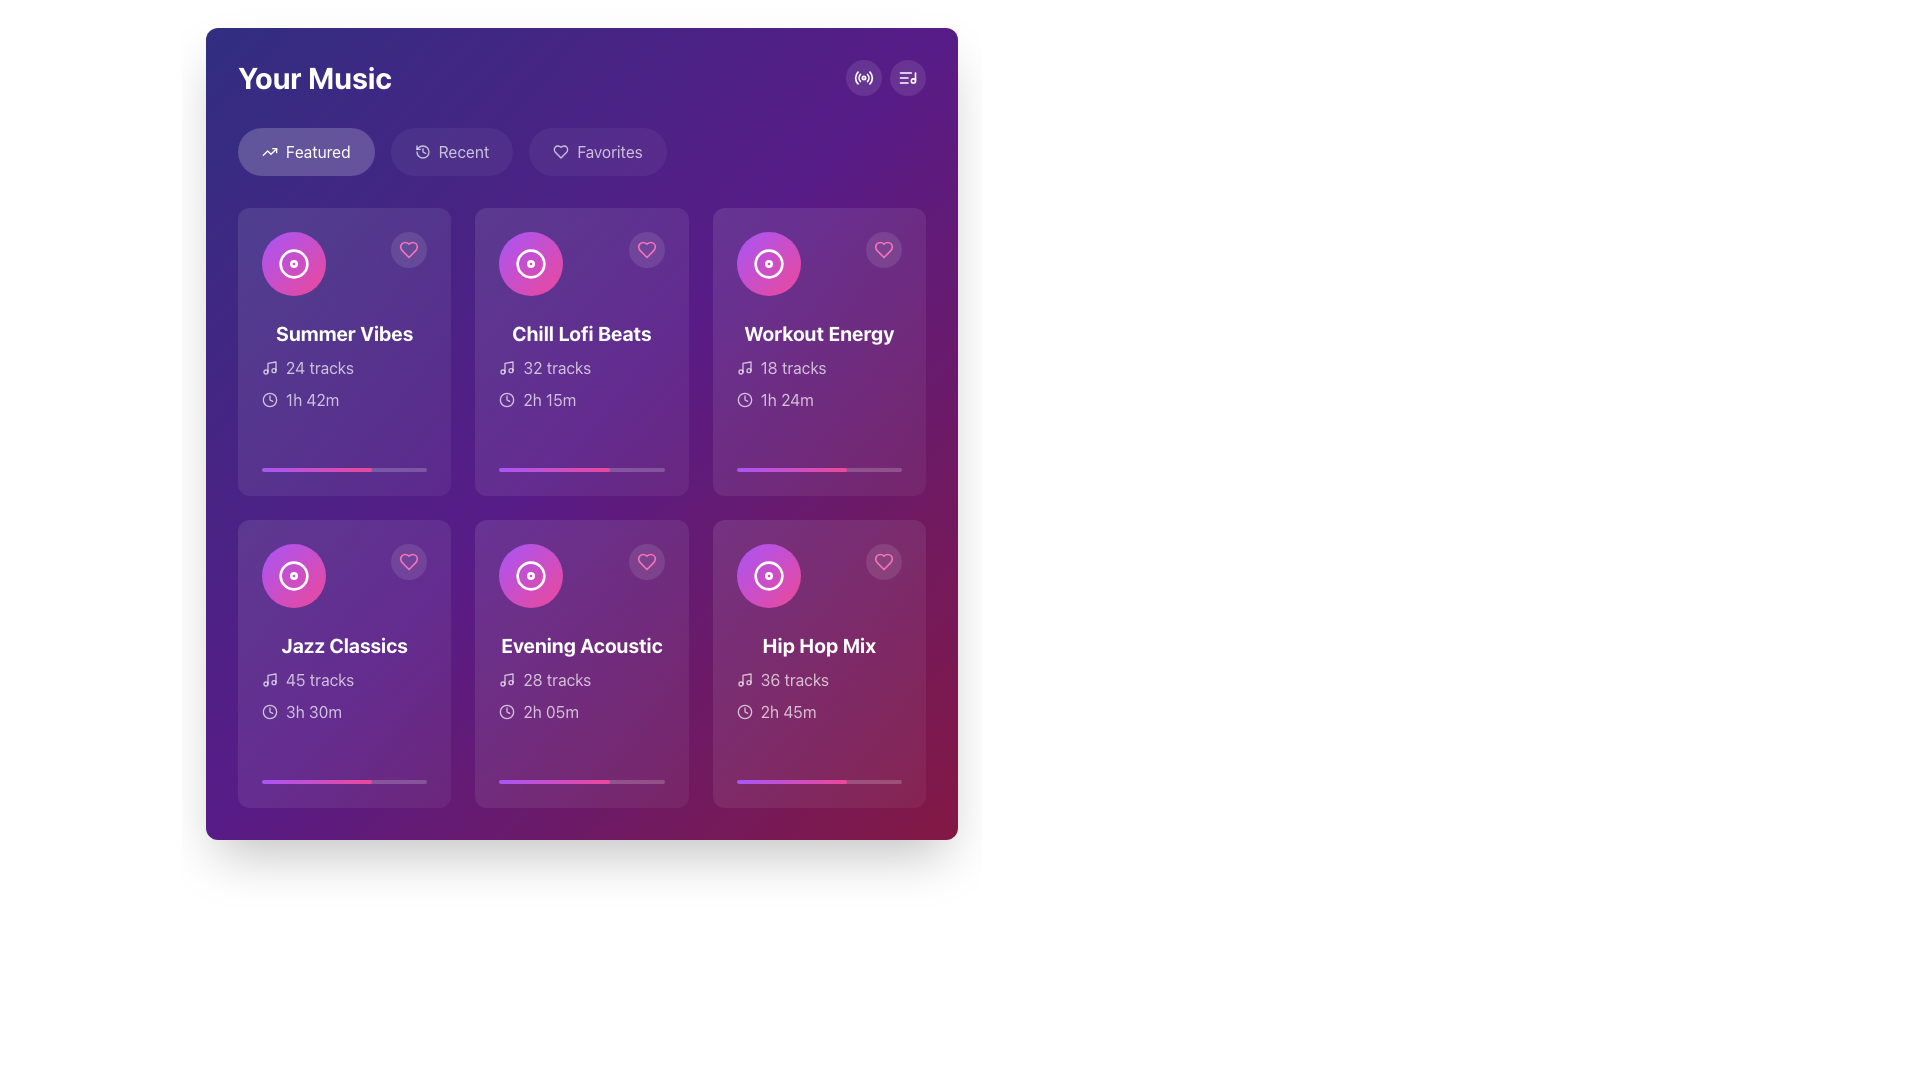 The width and height of the screenshot is (1920, 1080). What do you see at coordinates (646, 249) in the screenshot?
I see `the heart icon located at the top-right corner of the 'Chill Lofi Beats' card` at bounding box center [646, 249].